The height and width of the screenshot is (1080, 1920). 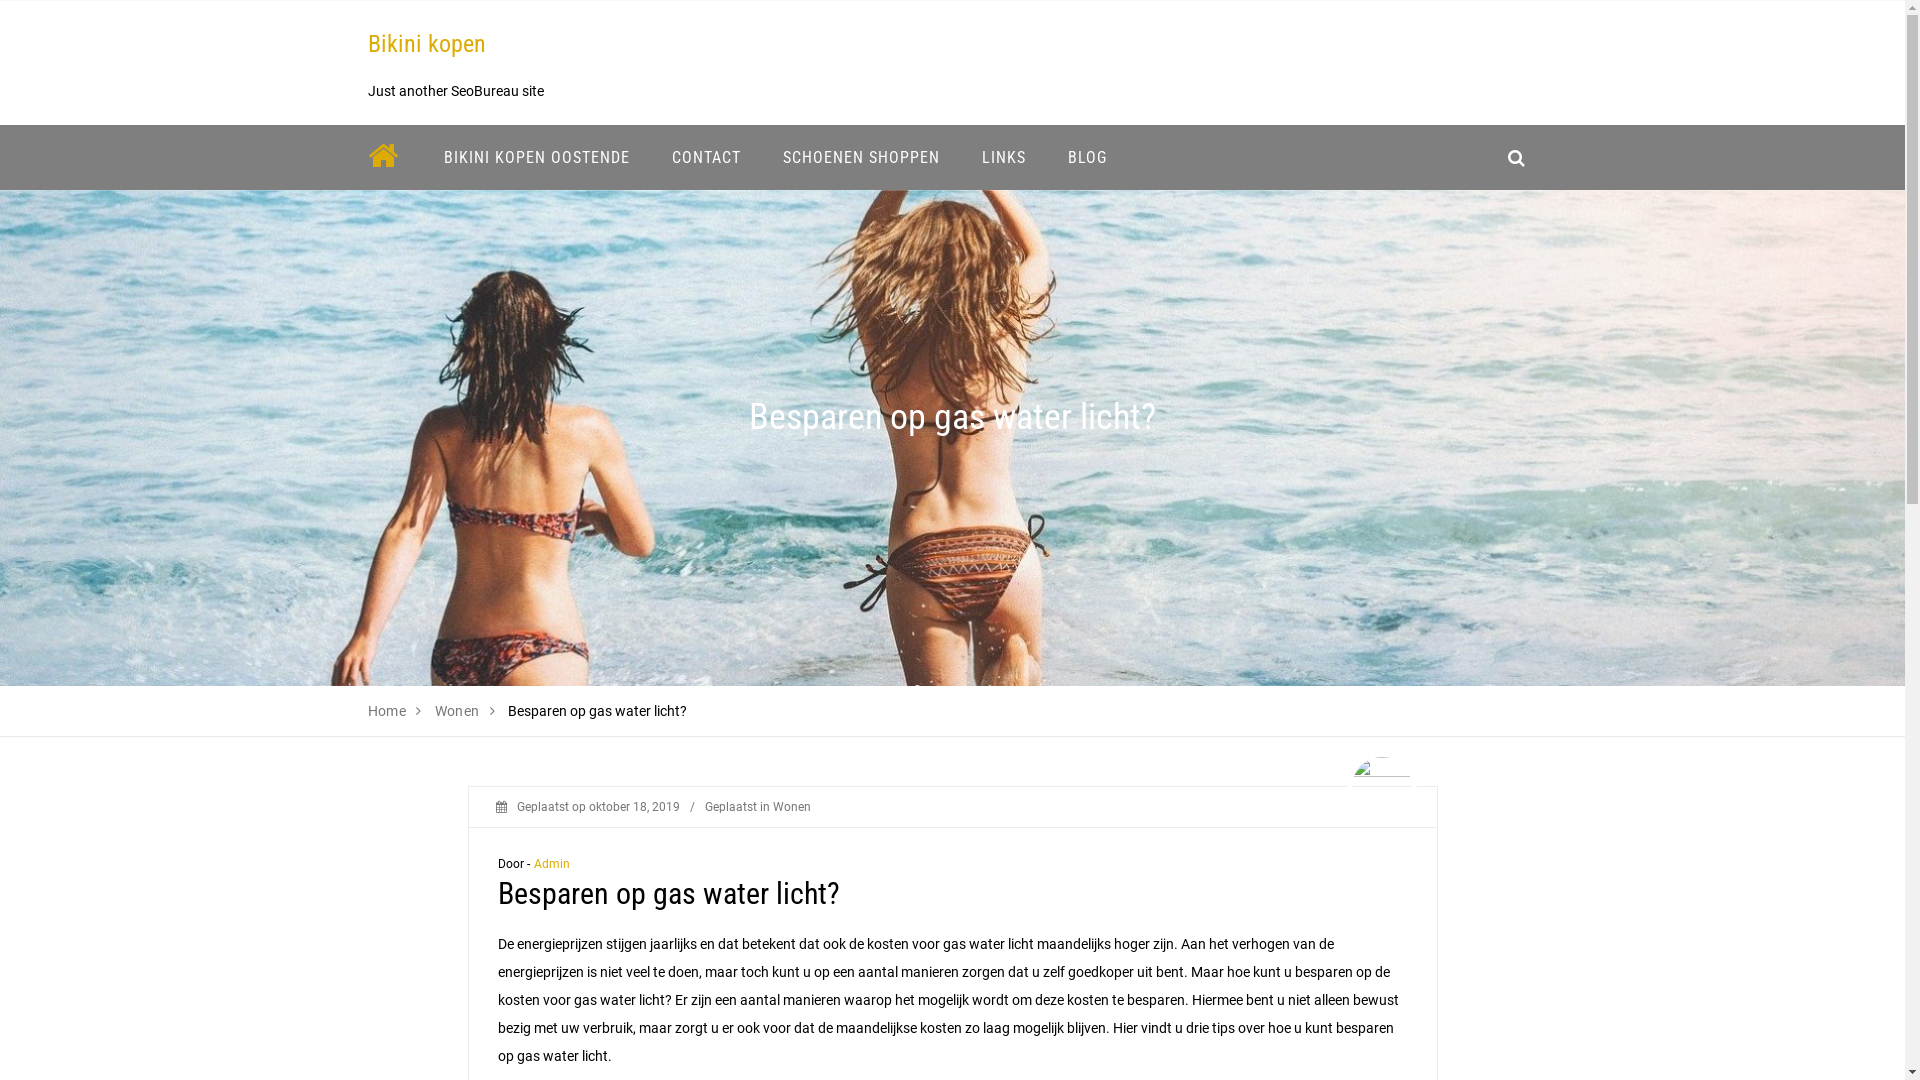 I want to click on 'search_icon', so click(x=1493, y=156).